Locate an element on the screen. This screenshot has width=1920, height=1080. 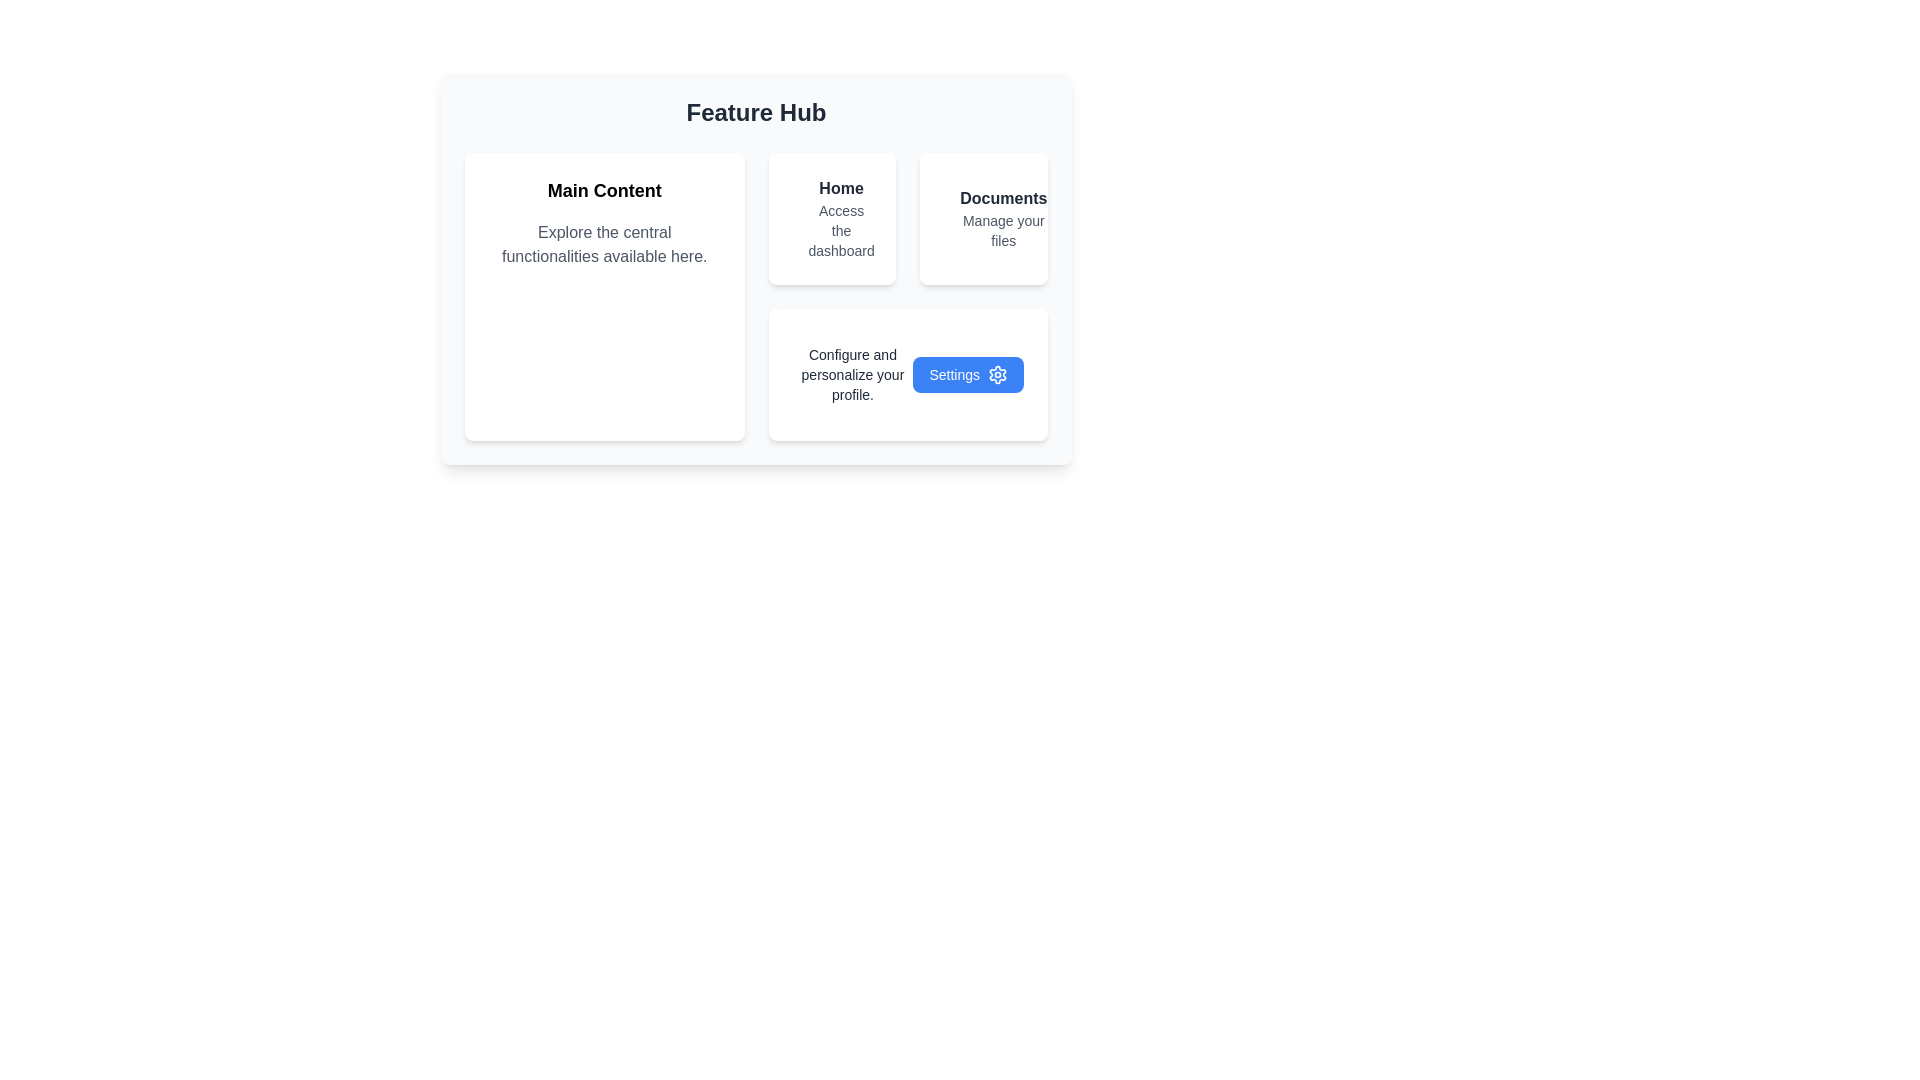
the Text label that serves as a title for the card labeled 'Access the dashboard', located at the top center of the card is located at coordinates (841, 189).